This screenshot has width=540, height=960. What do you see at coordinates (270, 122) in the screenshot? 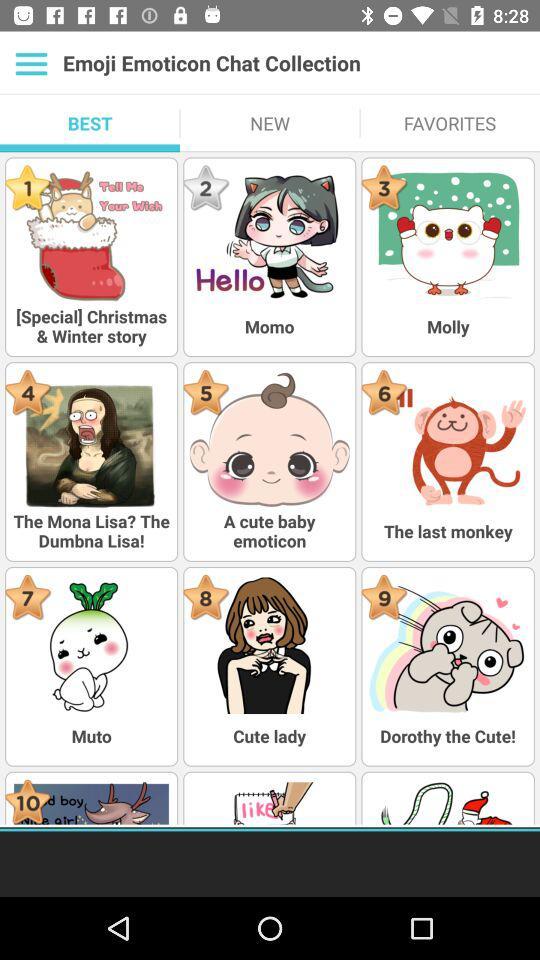
I see `item below the emoji emoticon chat item` at bounding box center [270, 122].